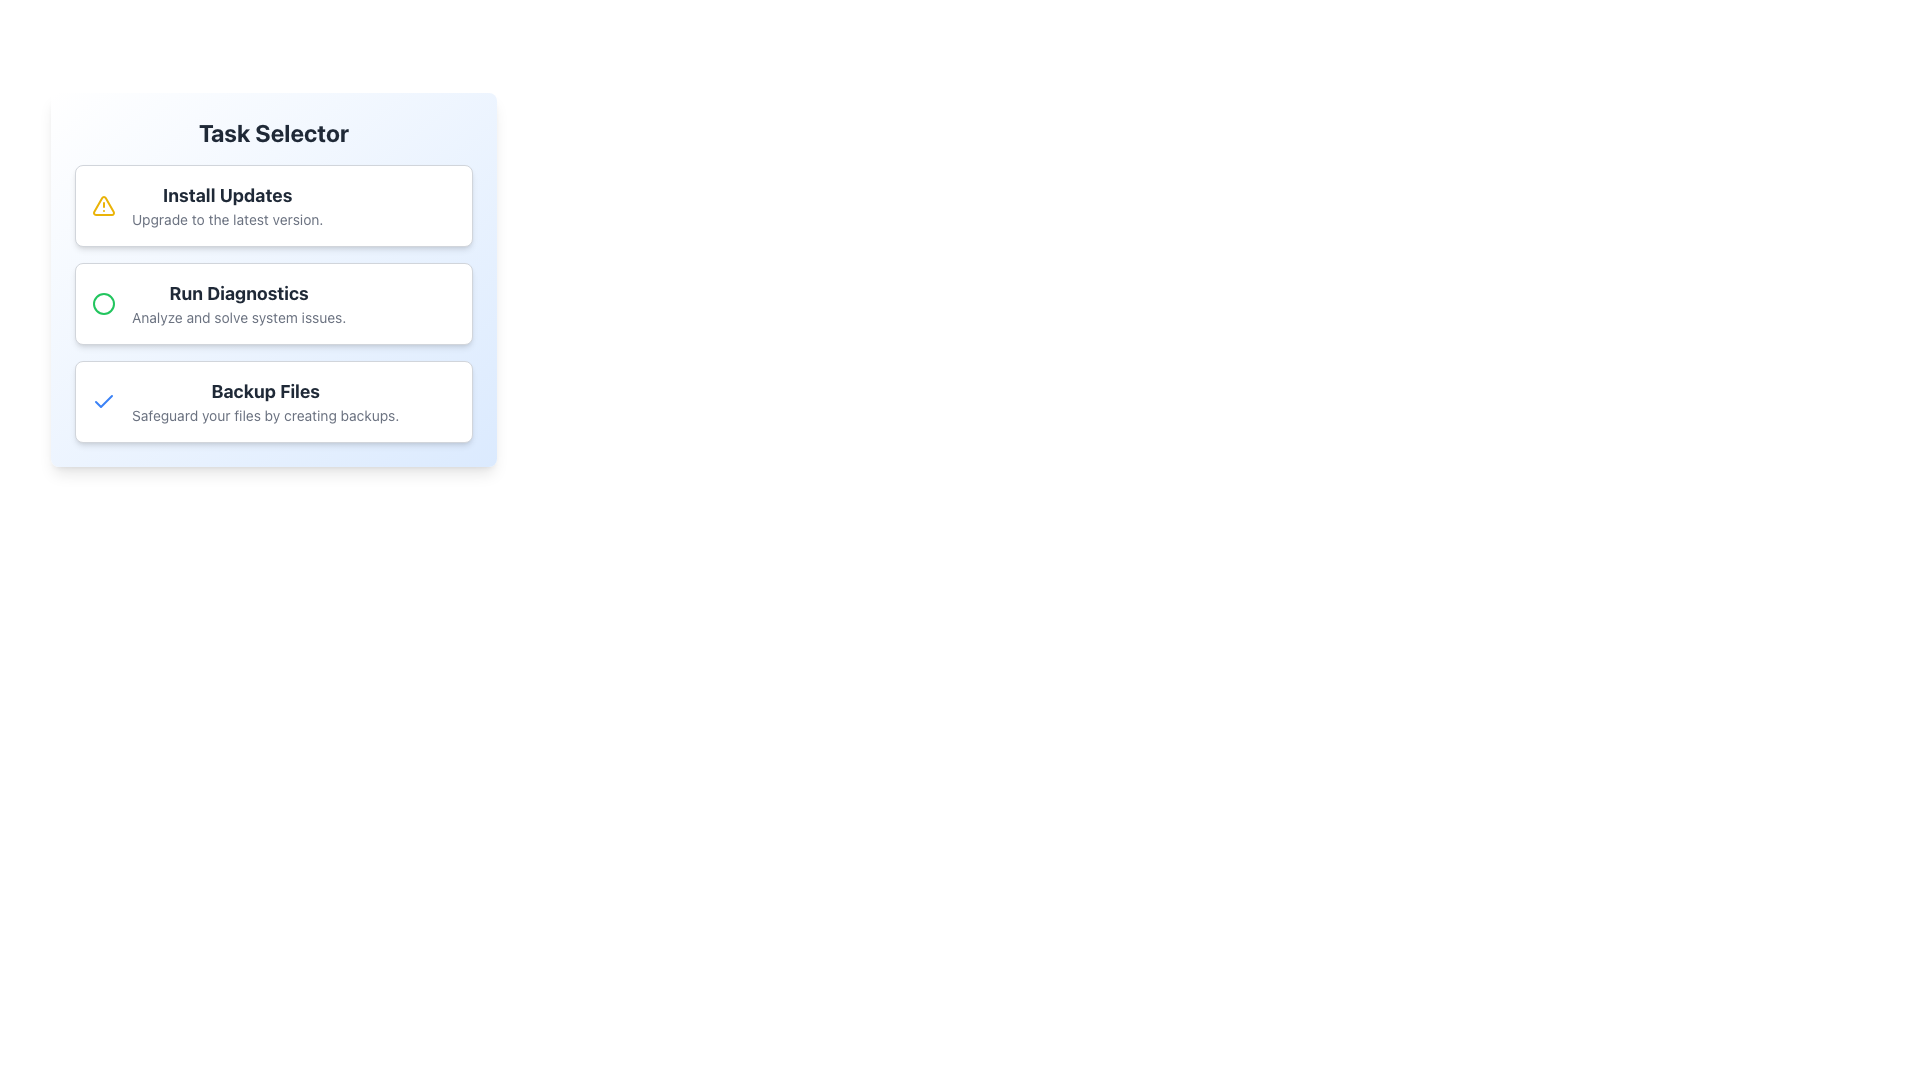  What do you see at coordinates (272, 401) in the screenshot?
I see `the clickable card for file backup options located in the third card of the 'Task Selector' vertical stack` at bounding box center [272, 401].